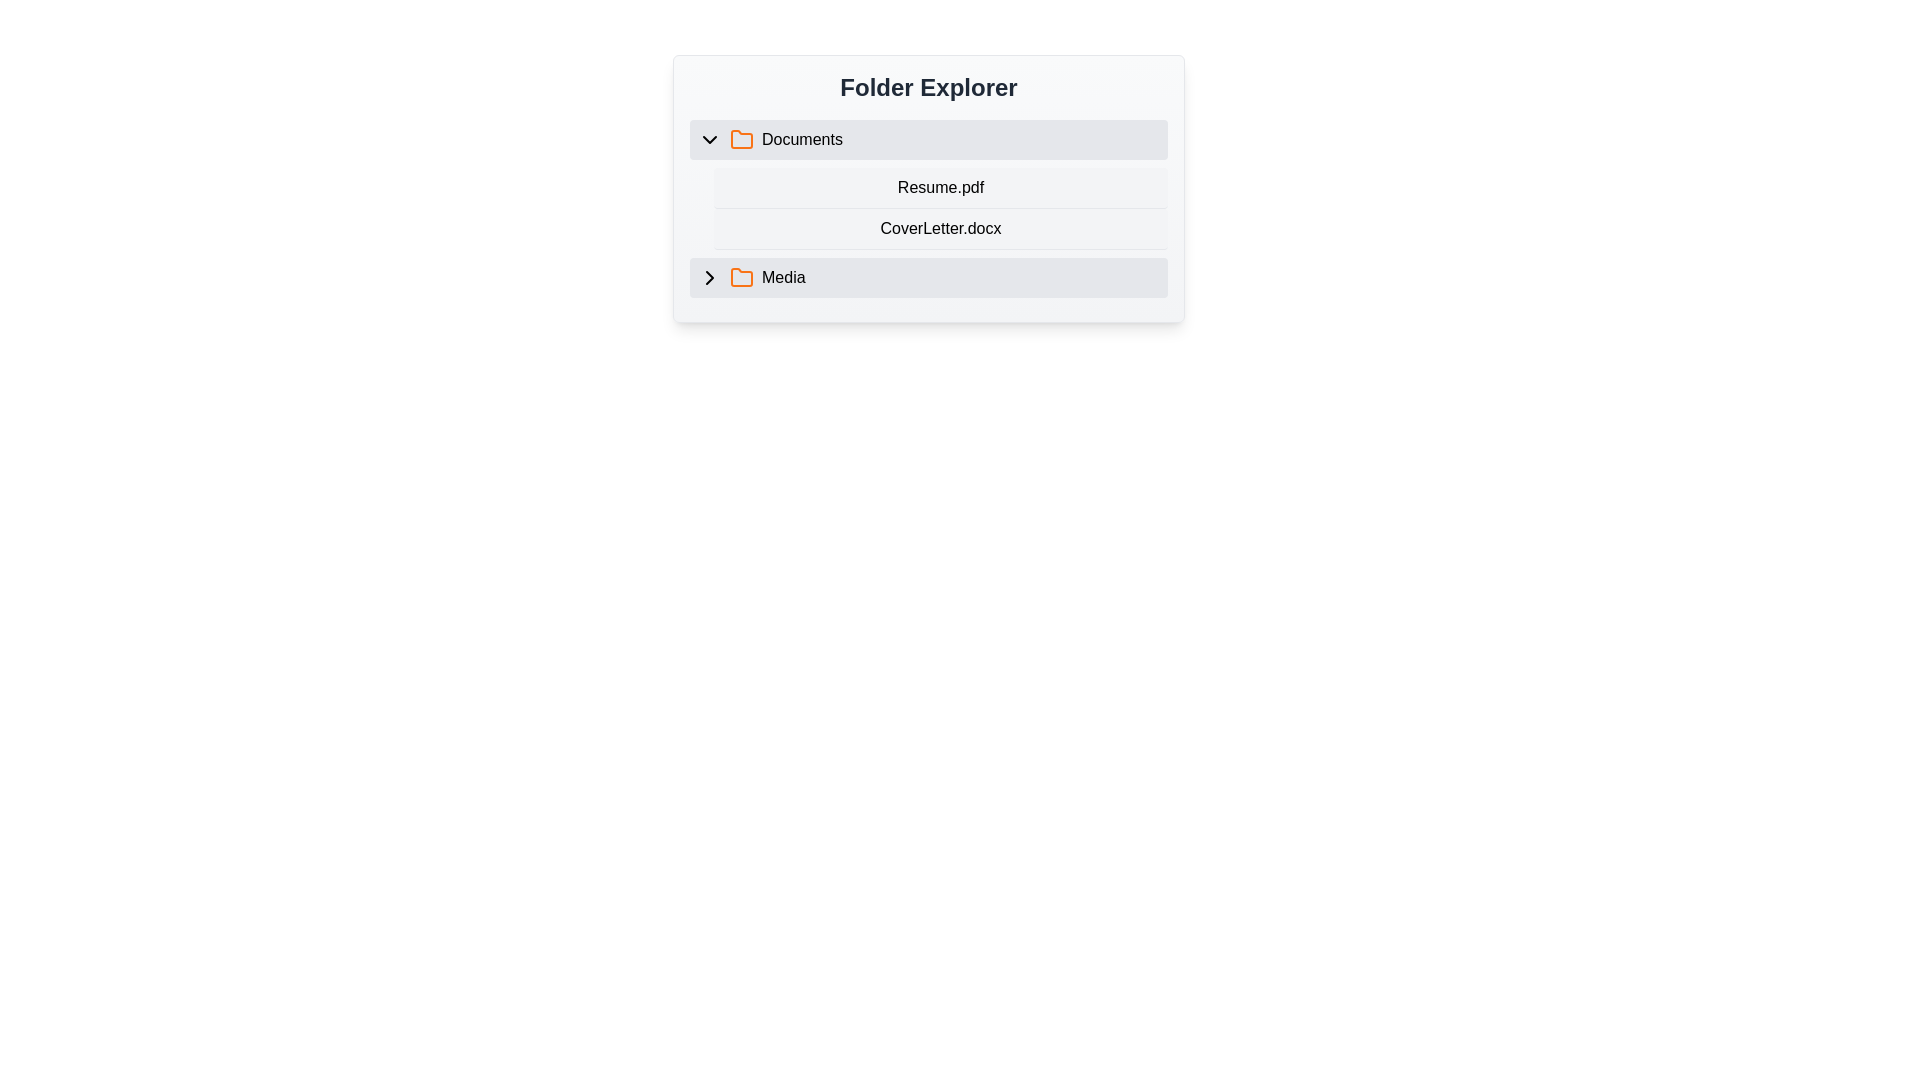  What do you see at coordinates (741, 277) in the screenshot?
I see `the prominent orange folder icon located to the left of the 'Media' text in the 'Folder Explorer' interface` at bounding box center [741, 277].